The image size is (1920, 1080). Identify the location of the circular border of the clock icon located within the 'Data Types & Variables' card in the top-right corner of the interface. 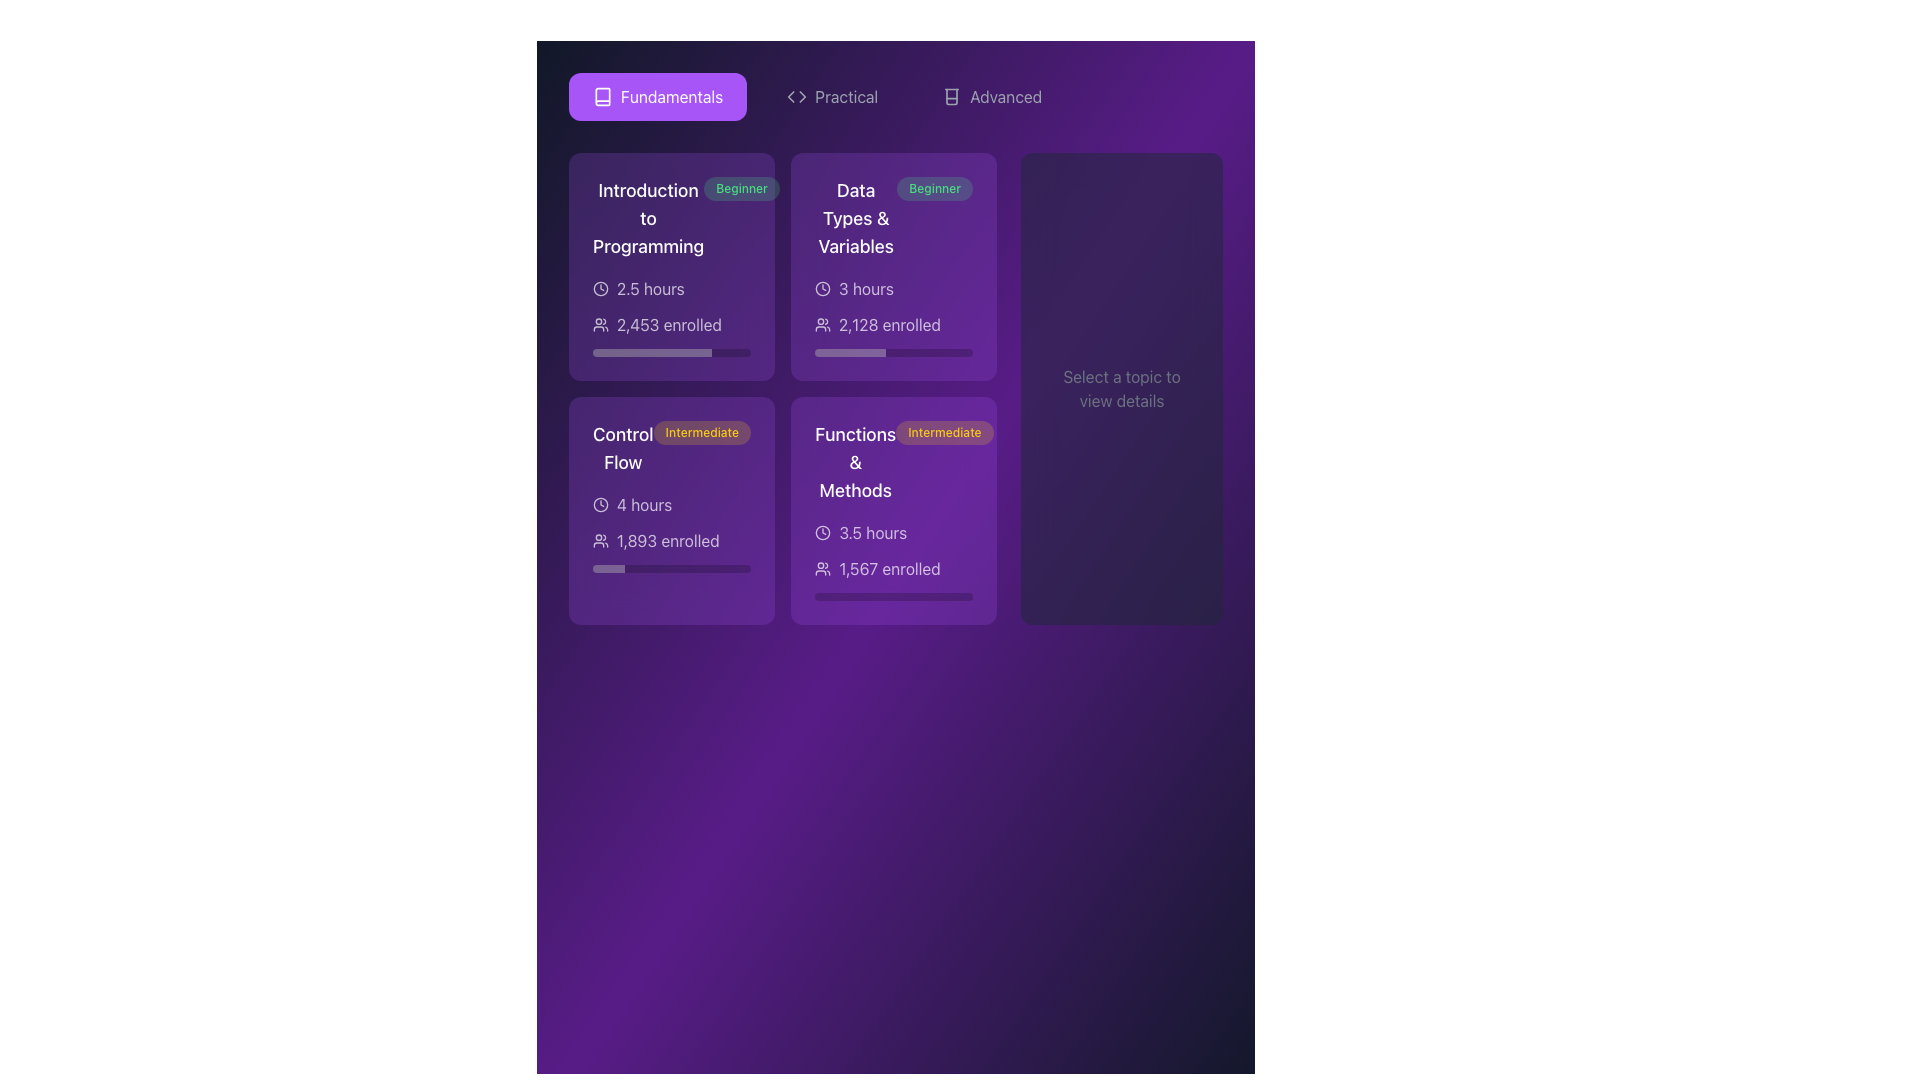
(822, 289).